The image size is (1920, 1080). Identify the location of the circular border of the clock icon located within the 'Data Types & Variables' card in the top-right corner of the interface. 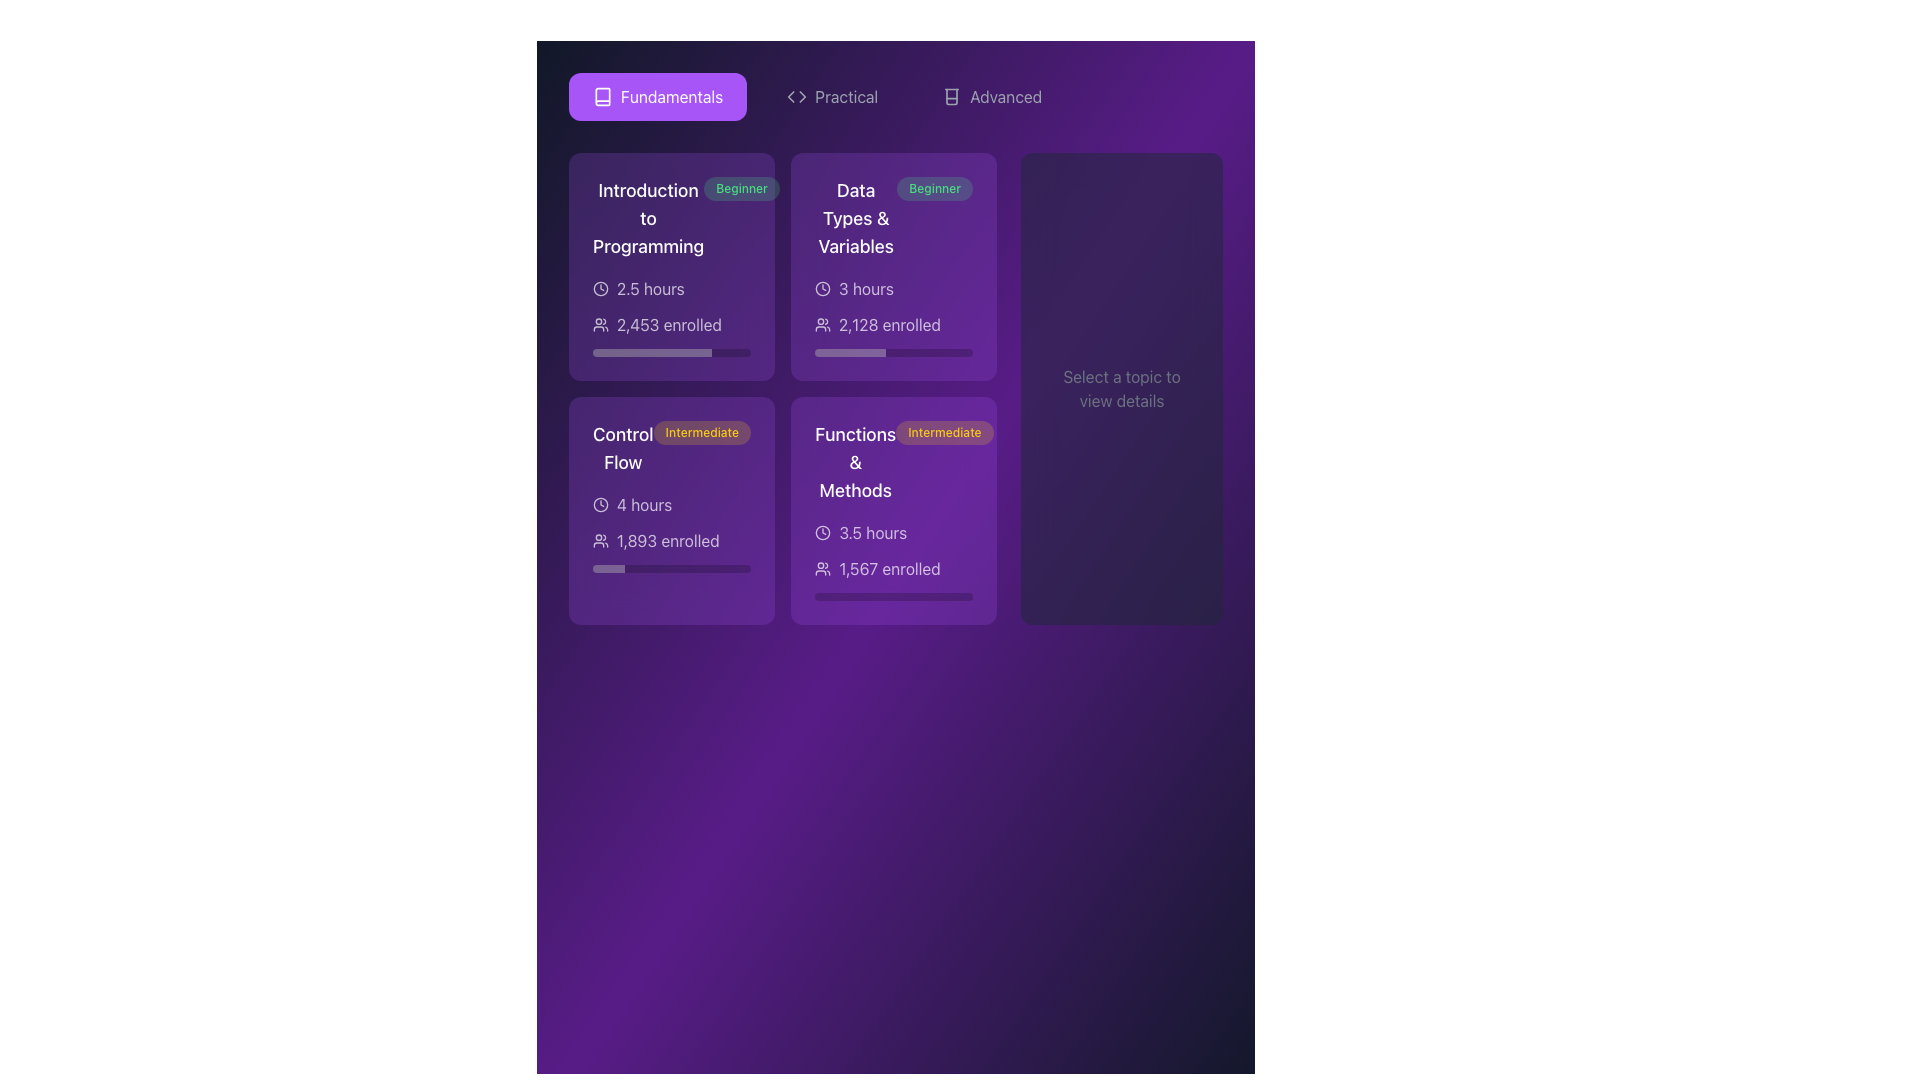
(822, 289).